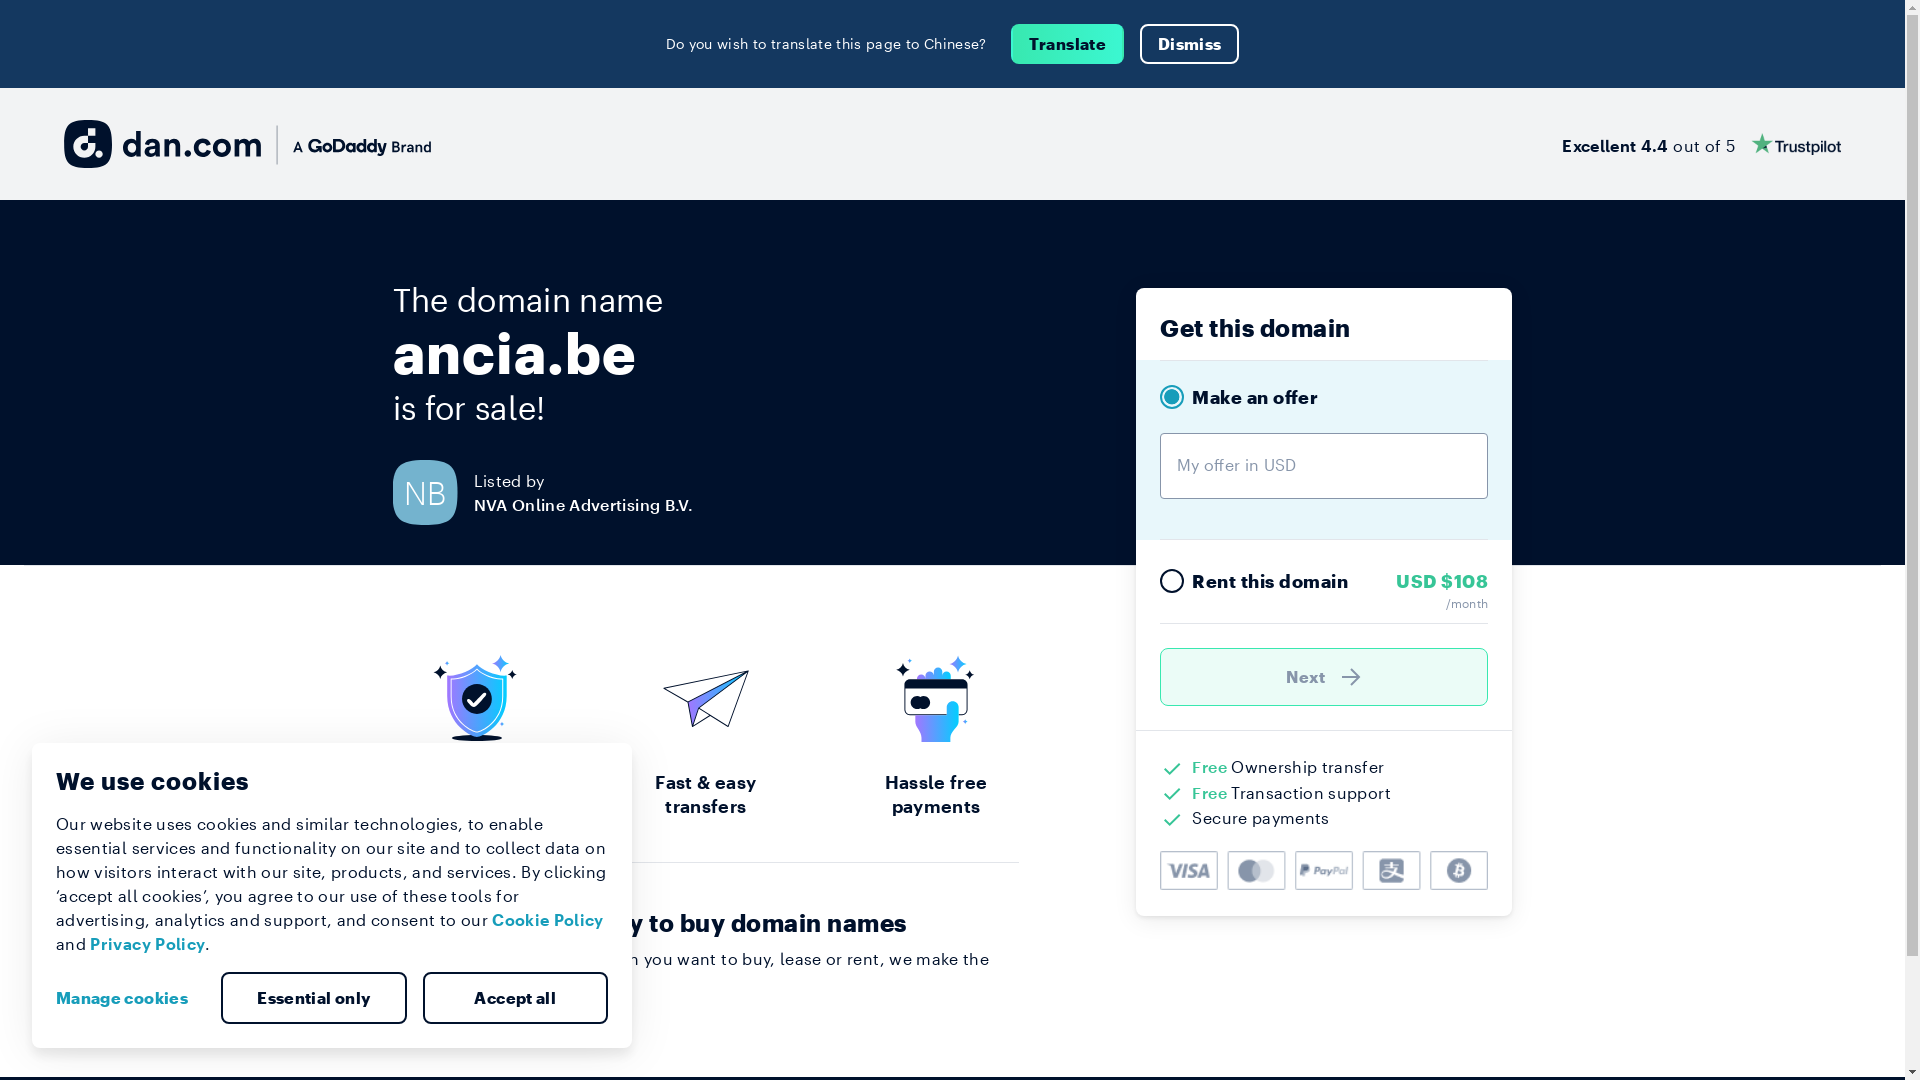 This screenshot has height=1080, width=1920. What do you see at coordinates (146, 943) in the screenshot?
I see `'Privacy Policy'` at bounding box center [146, 943].